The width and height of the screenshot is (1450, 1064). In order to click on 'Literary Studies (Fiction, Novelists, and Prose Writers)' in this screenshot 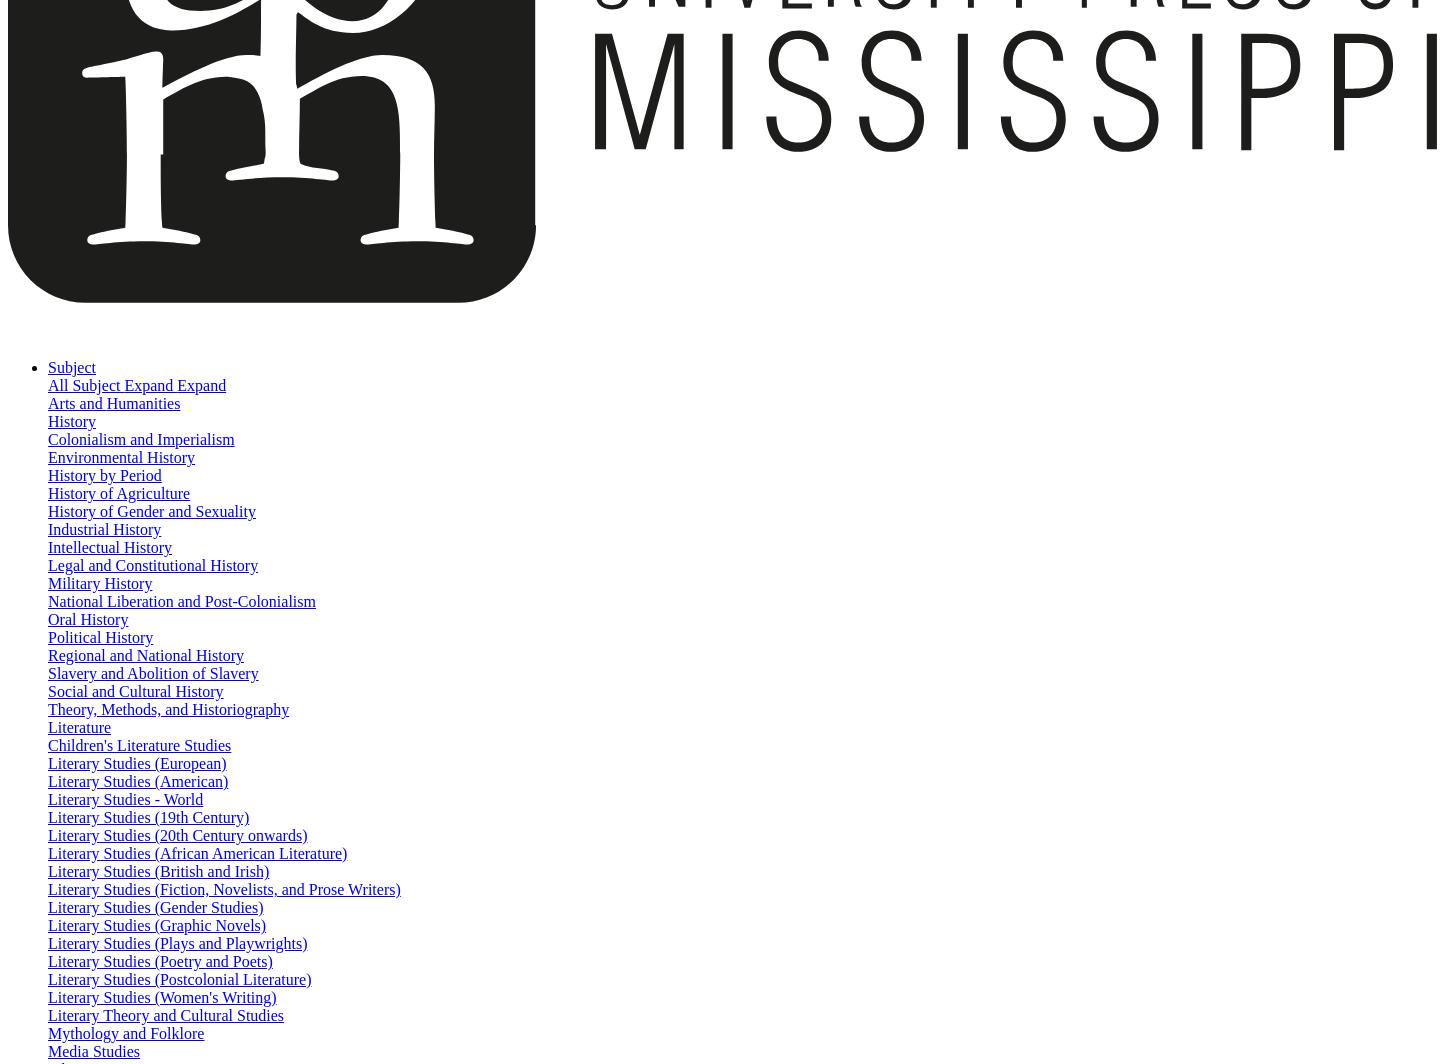, I will do `click(223, 889)`.